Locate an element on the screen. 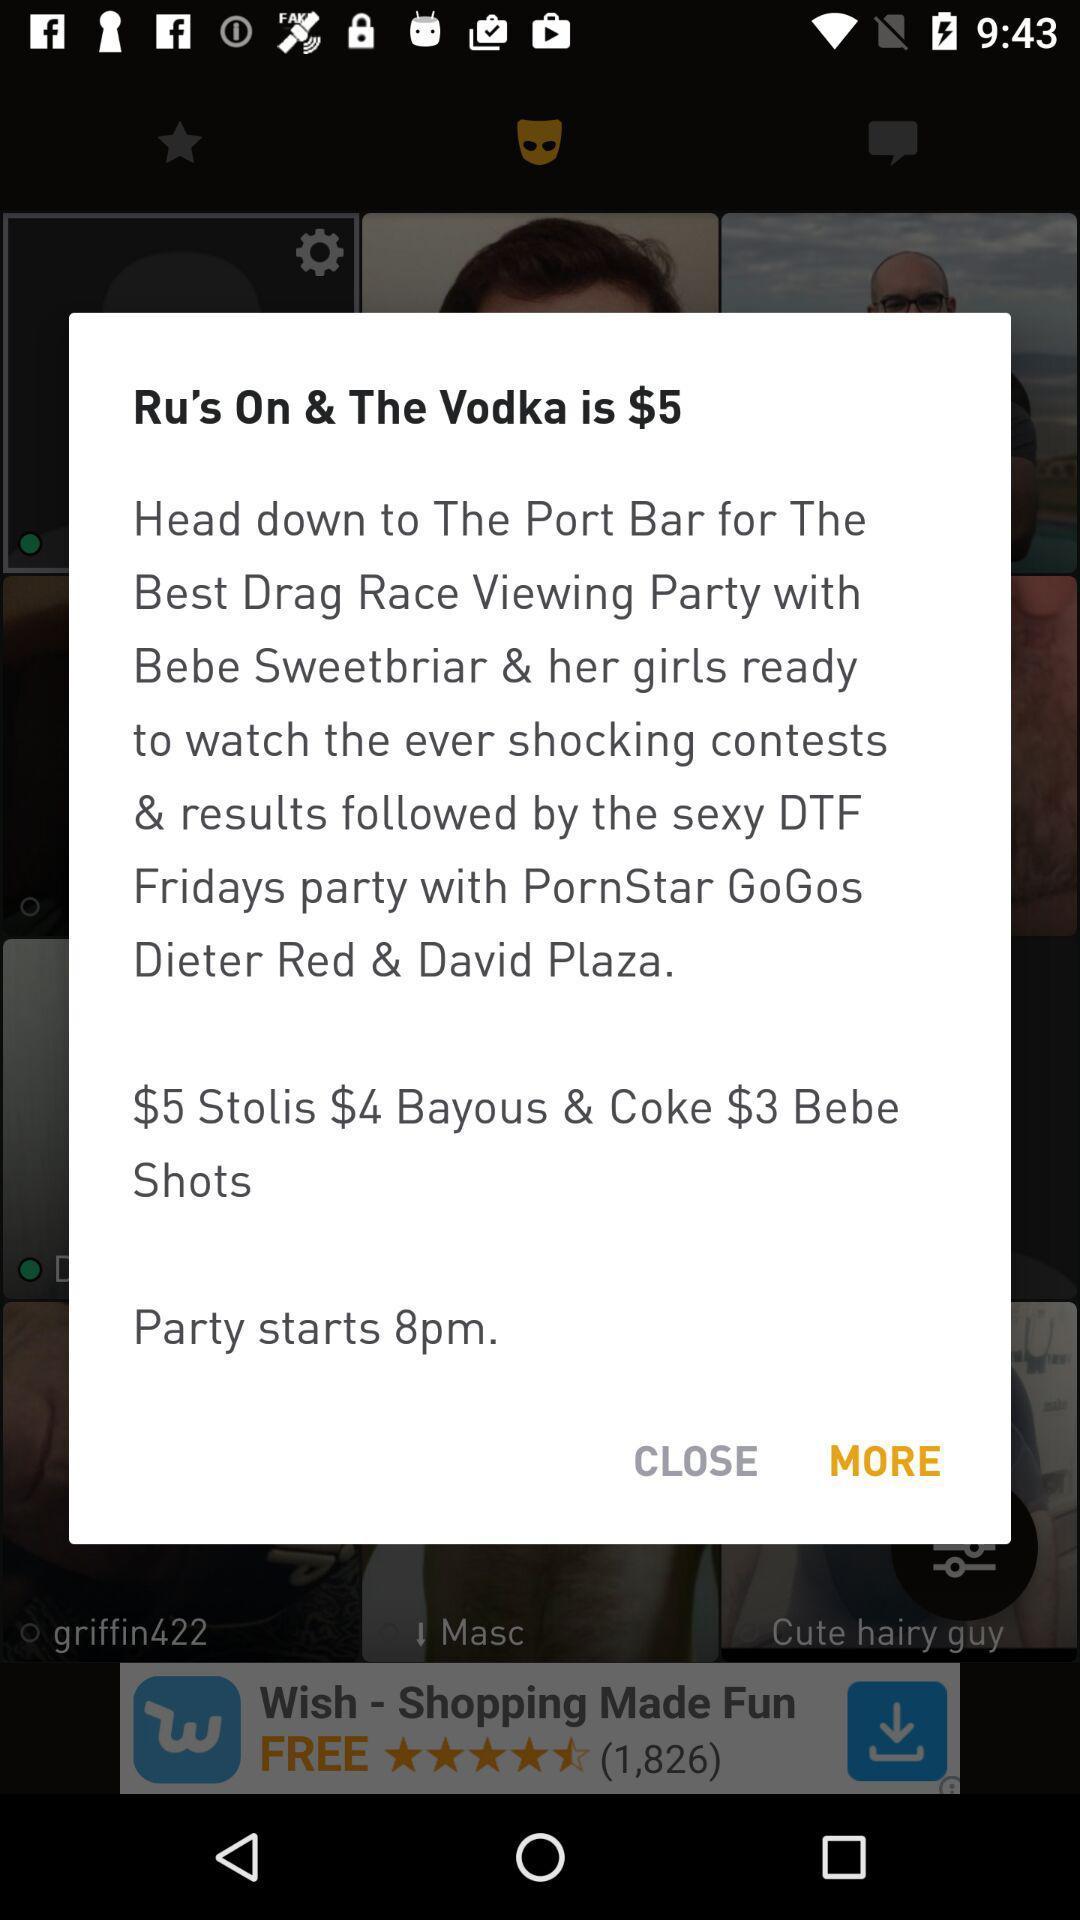 The width and height of the screenshot is (1080, 1920). item at the center is located at coordinates (540, 920).